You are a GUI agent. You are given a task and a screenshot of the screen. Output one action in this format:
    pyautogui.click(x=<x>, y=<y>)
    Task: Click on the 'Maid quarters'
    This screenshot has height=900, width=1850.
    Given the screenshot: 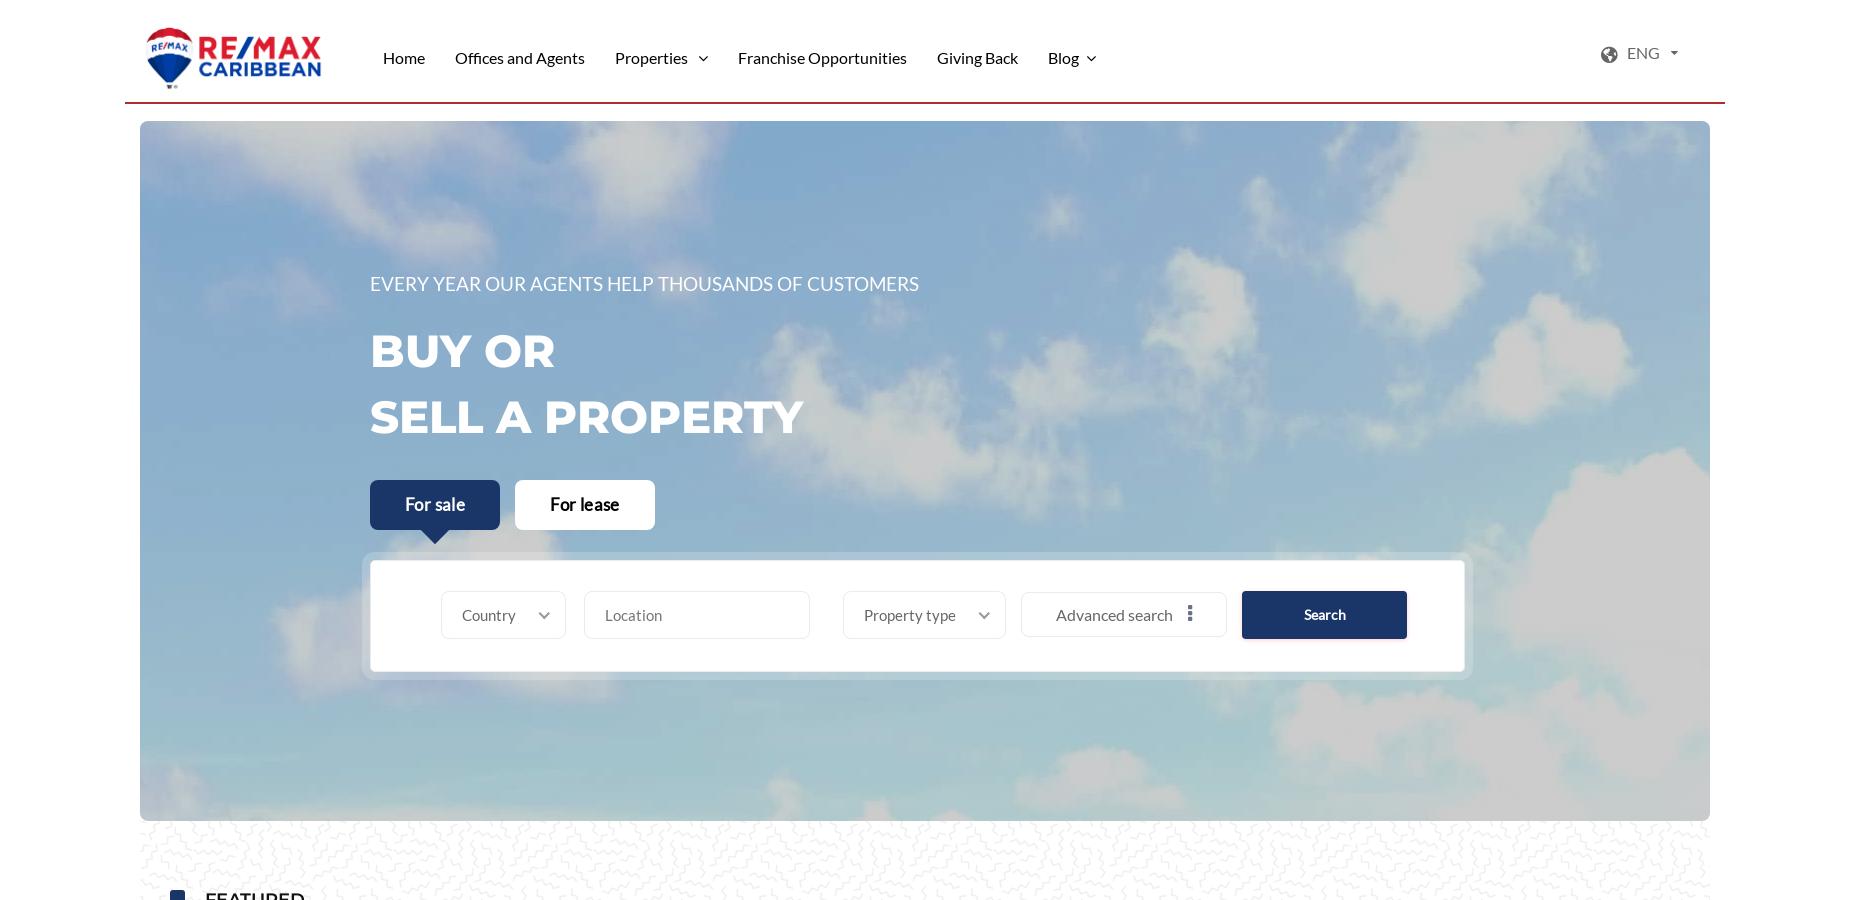 What is the action you would take?
    pyautogui.click(x=943, y=804)
    